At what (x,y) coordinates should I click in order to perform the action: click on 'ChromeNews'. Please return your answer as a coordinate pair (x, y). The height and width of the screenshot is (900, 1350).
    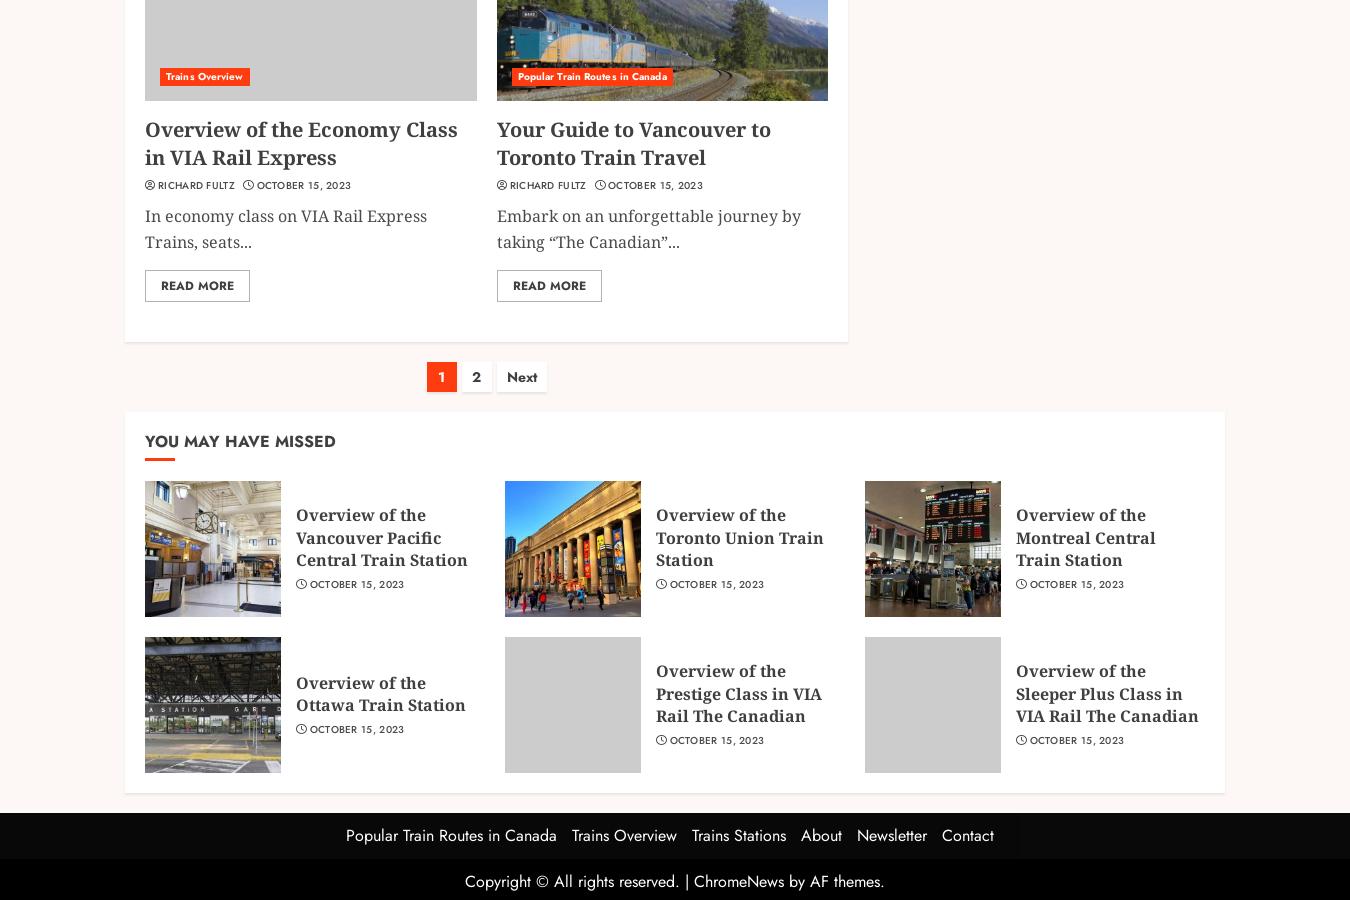
    Looking at the image, I should click on (737, 880).